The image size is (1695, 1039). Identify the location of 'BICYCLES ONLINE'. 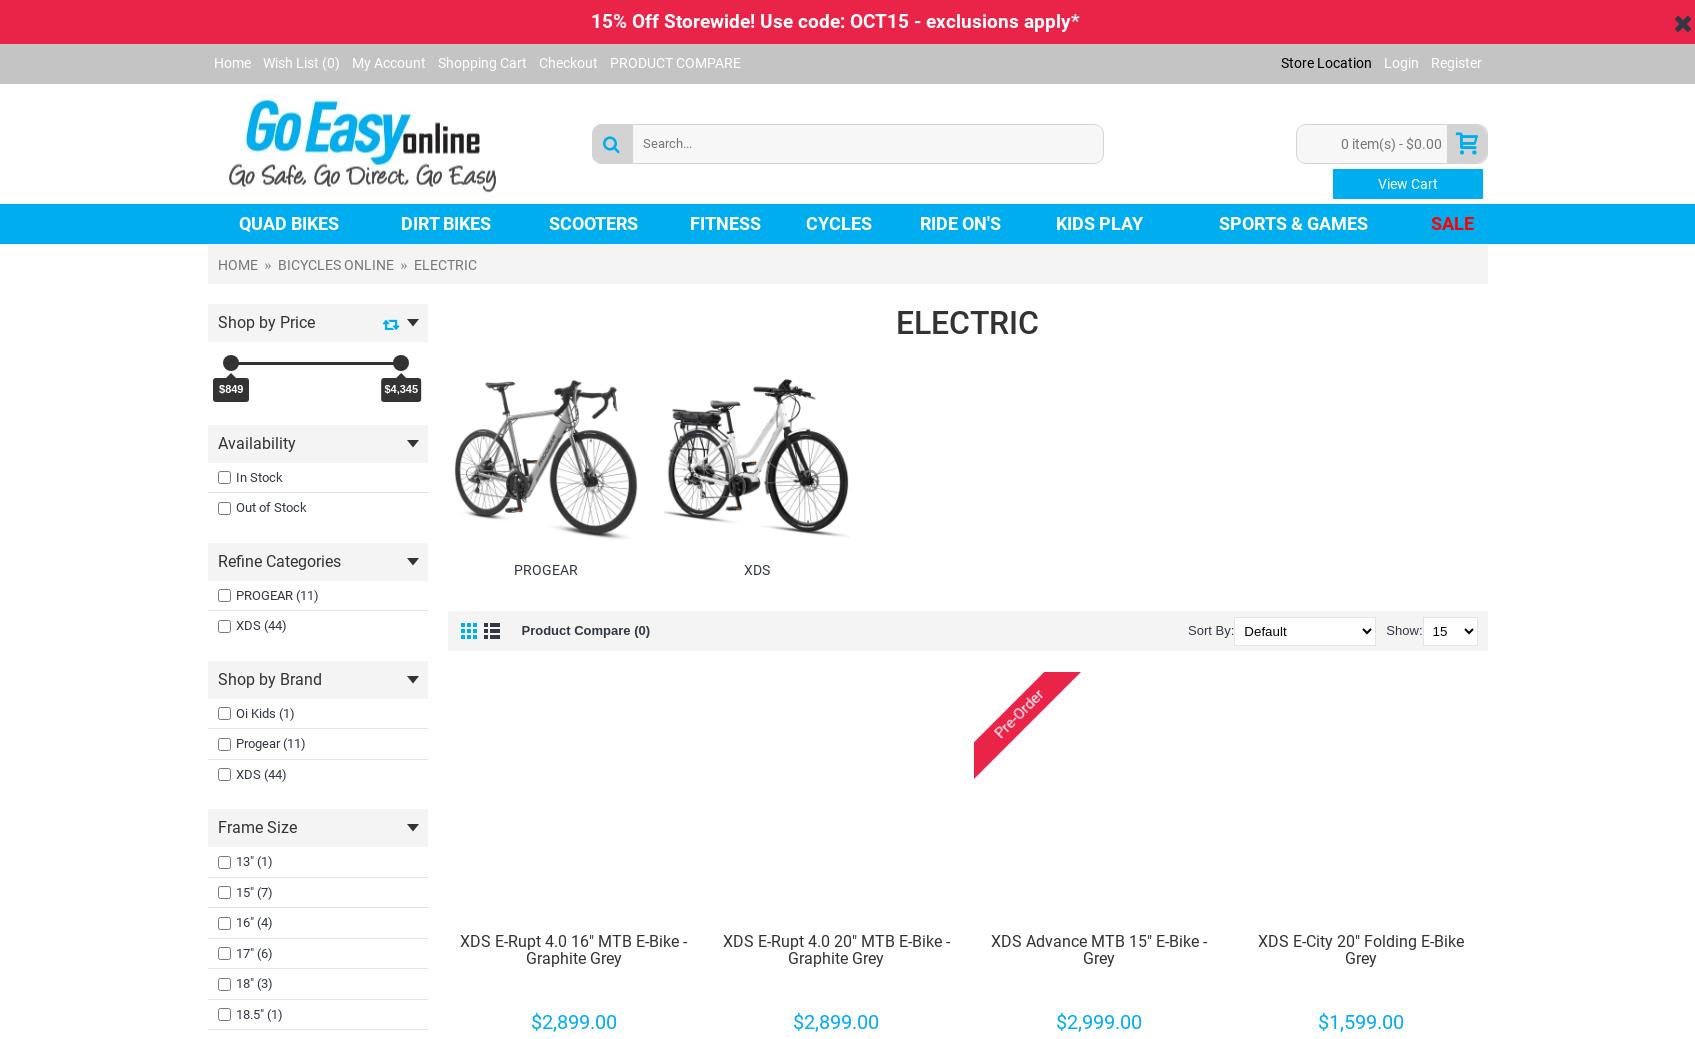
(333, 265).